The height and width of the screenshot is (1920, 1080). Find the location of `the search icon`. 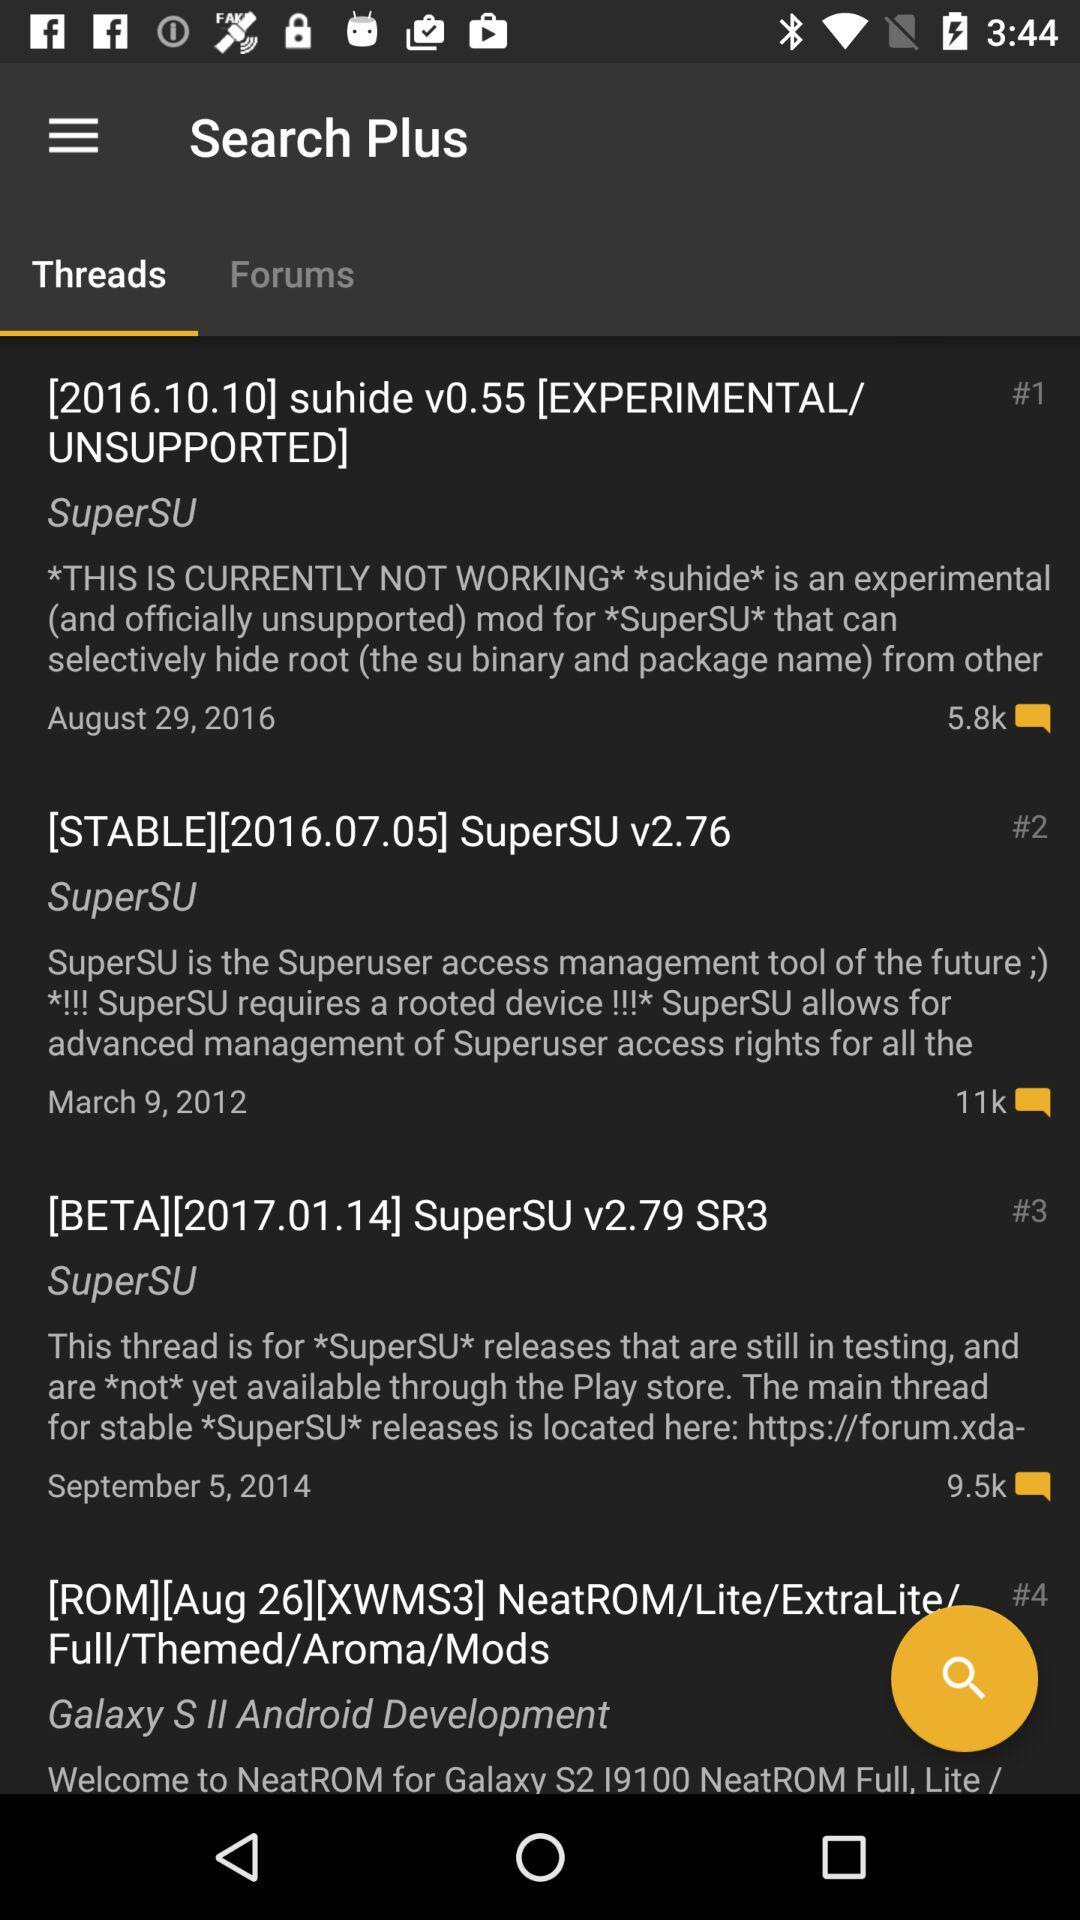

the search icon is located at coordinates (963, 1678).